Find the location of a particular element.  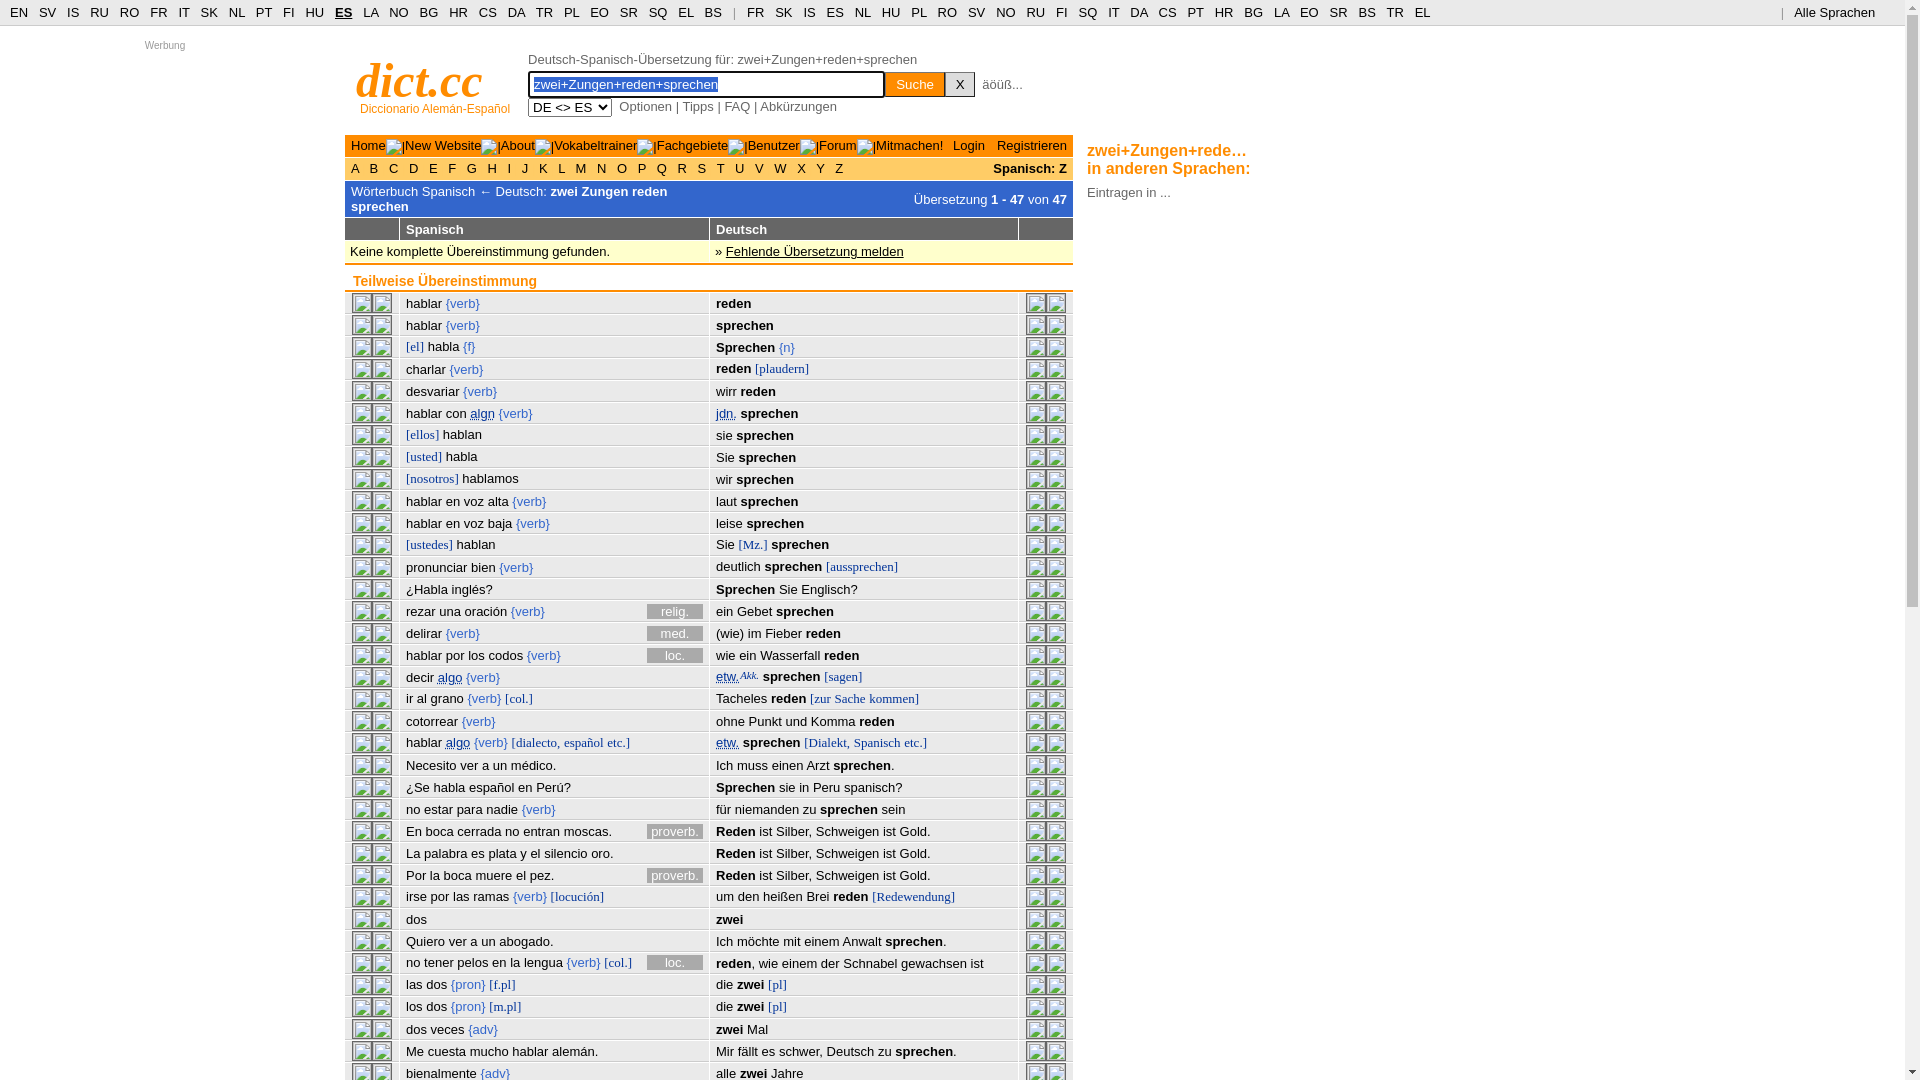

'dict.cc' is located at coordinates (418, 79).